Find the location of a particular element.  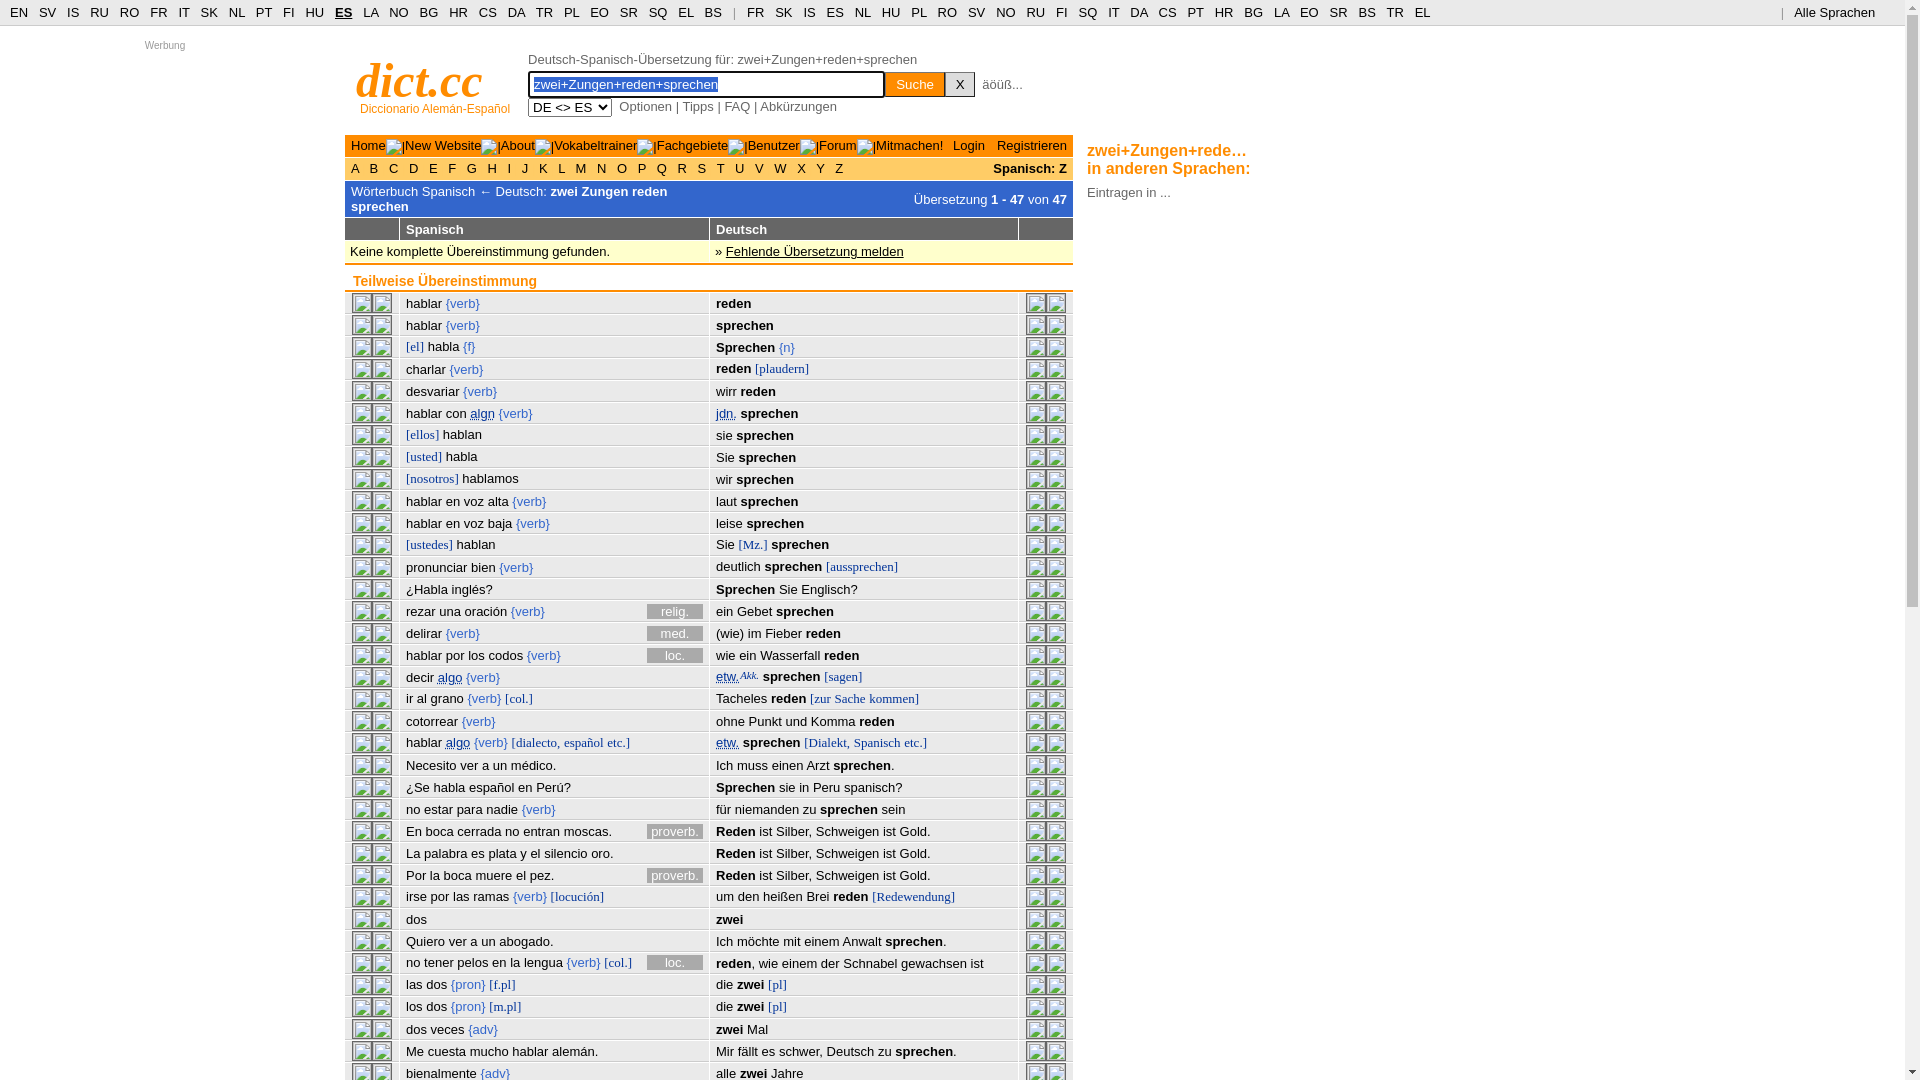

'dict.cc' is located at coordinates (418, 79).